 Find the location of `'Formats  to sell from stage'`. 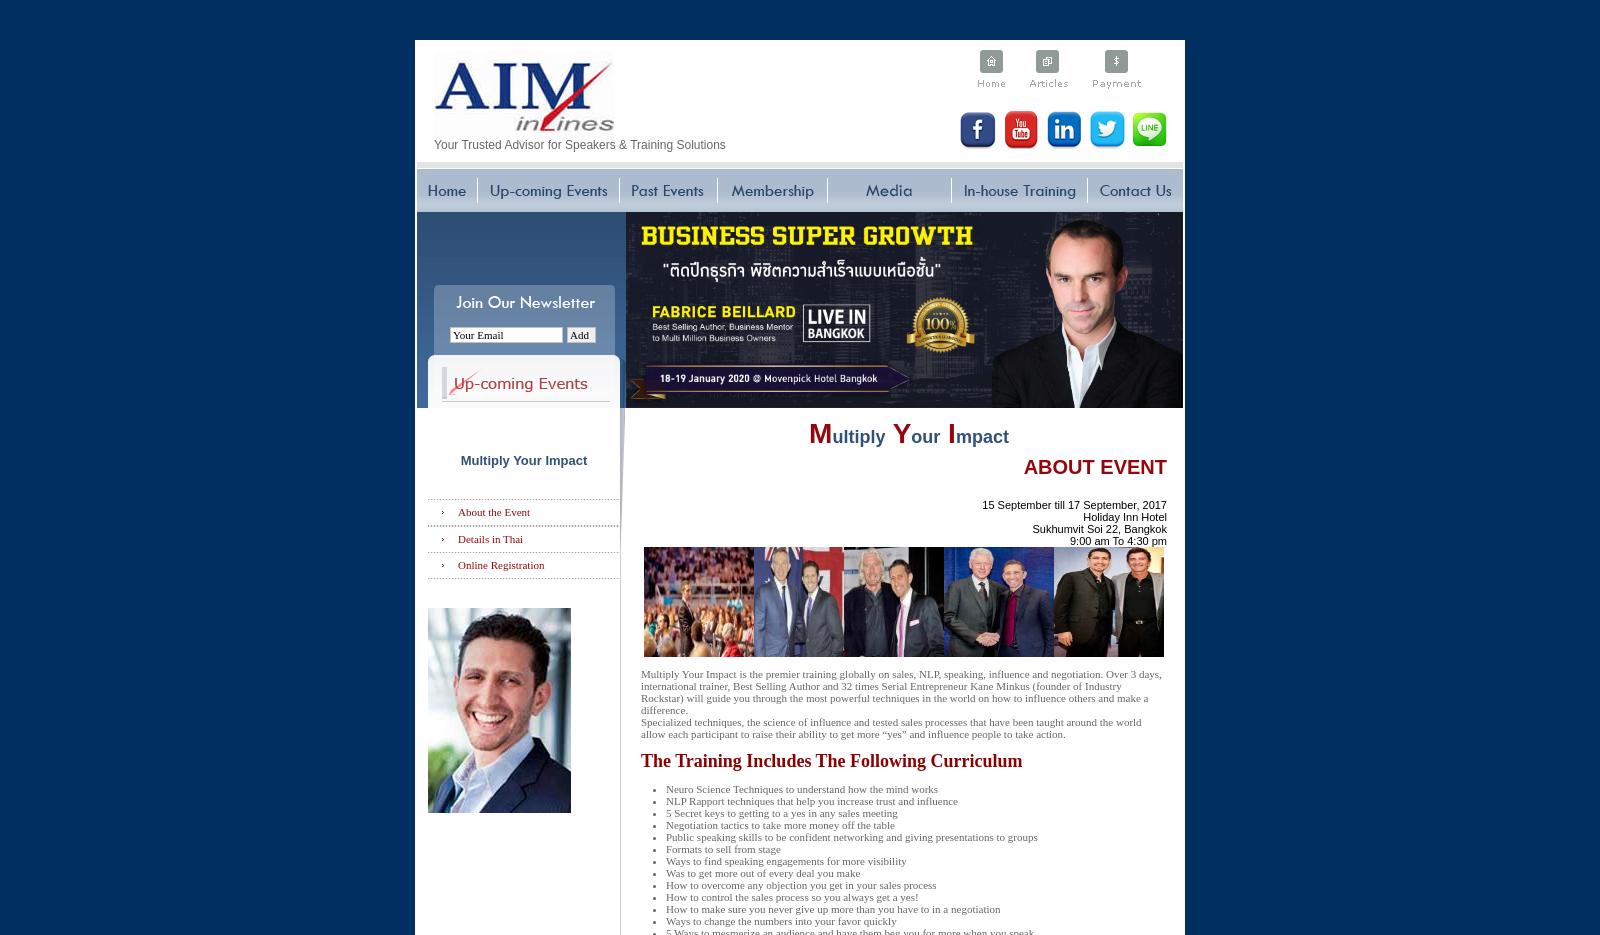

'Formats  to sell from stage' is located at coordinates (723, 848).